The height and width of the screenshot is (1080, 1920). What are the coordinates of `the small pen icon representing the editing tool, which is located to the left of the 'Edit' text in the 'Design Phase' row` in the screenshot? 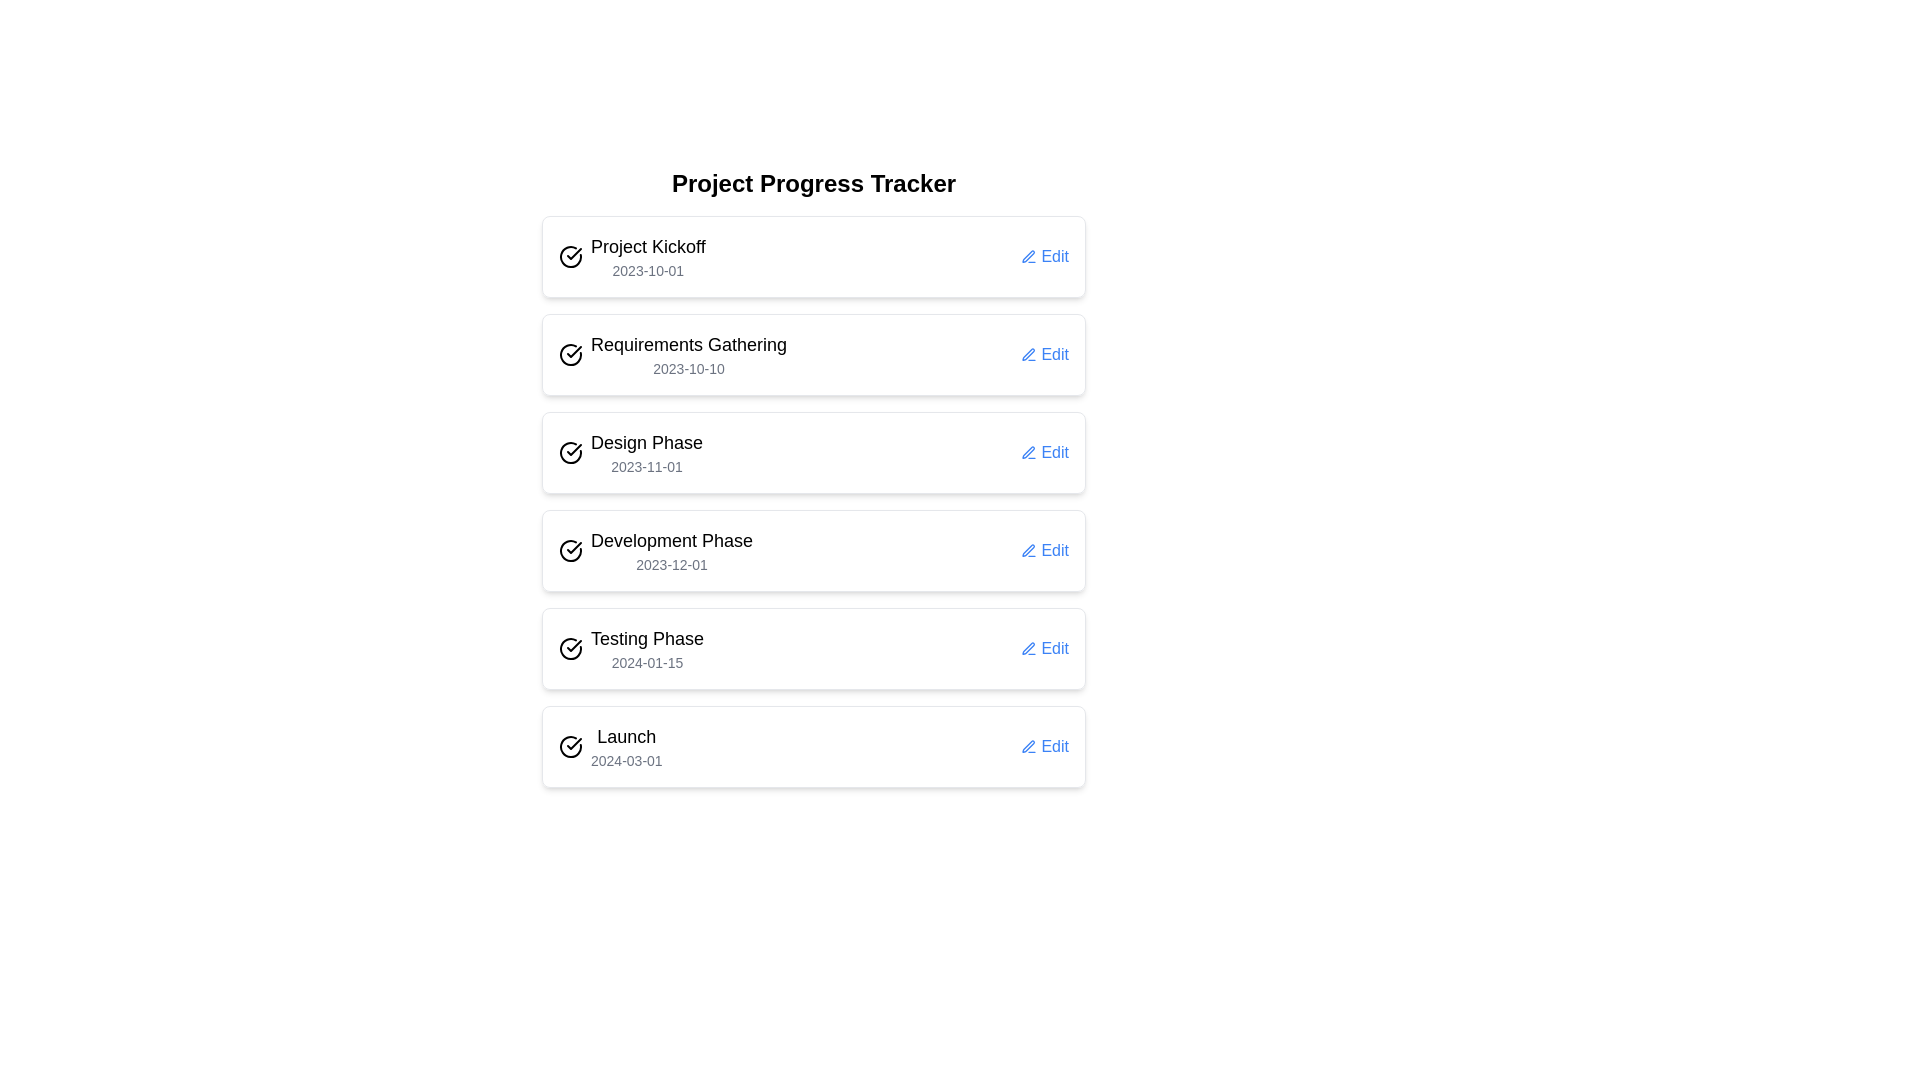 It's located at (1029, 452).